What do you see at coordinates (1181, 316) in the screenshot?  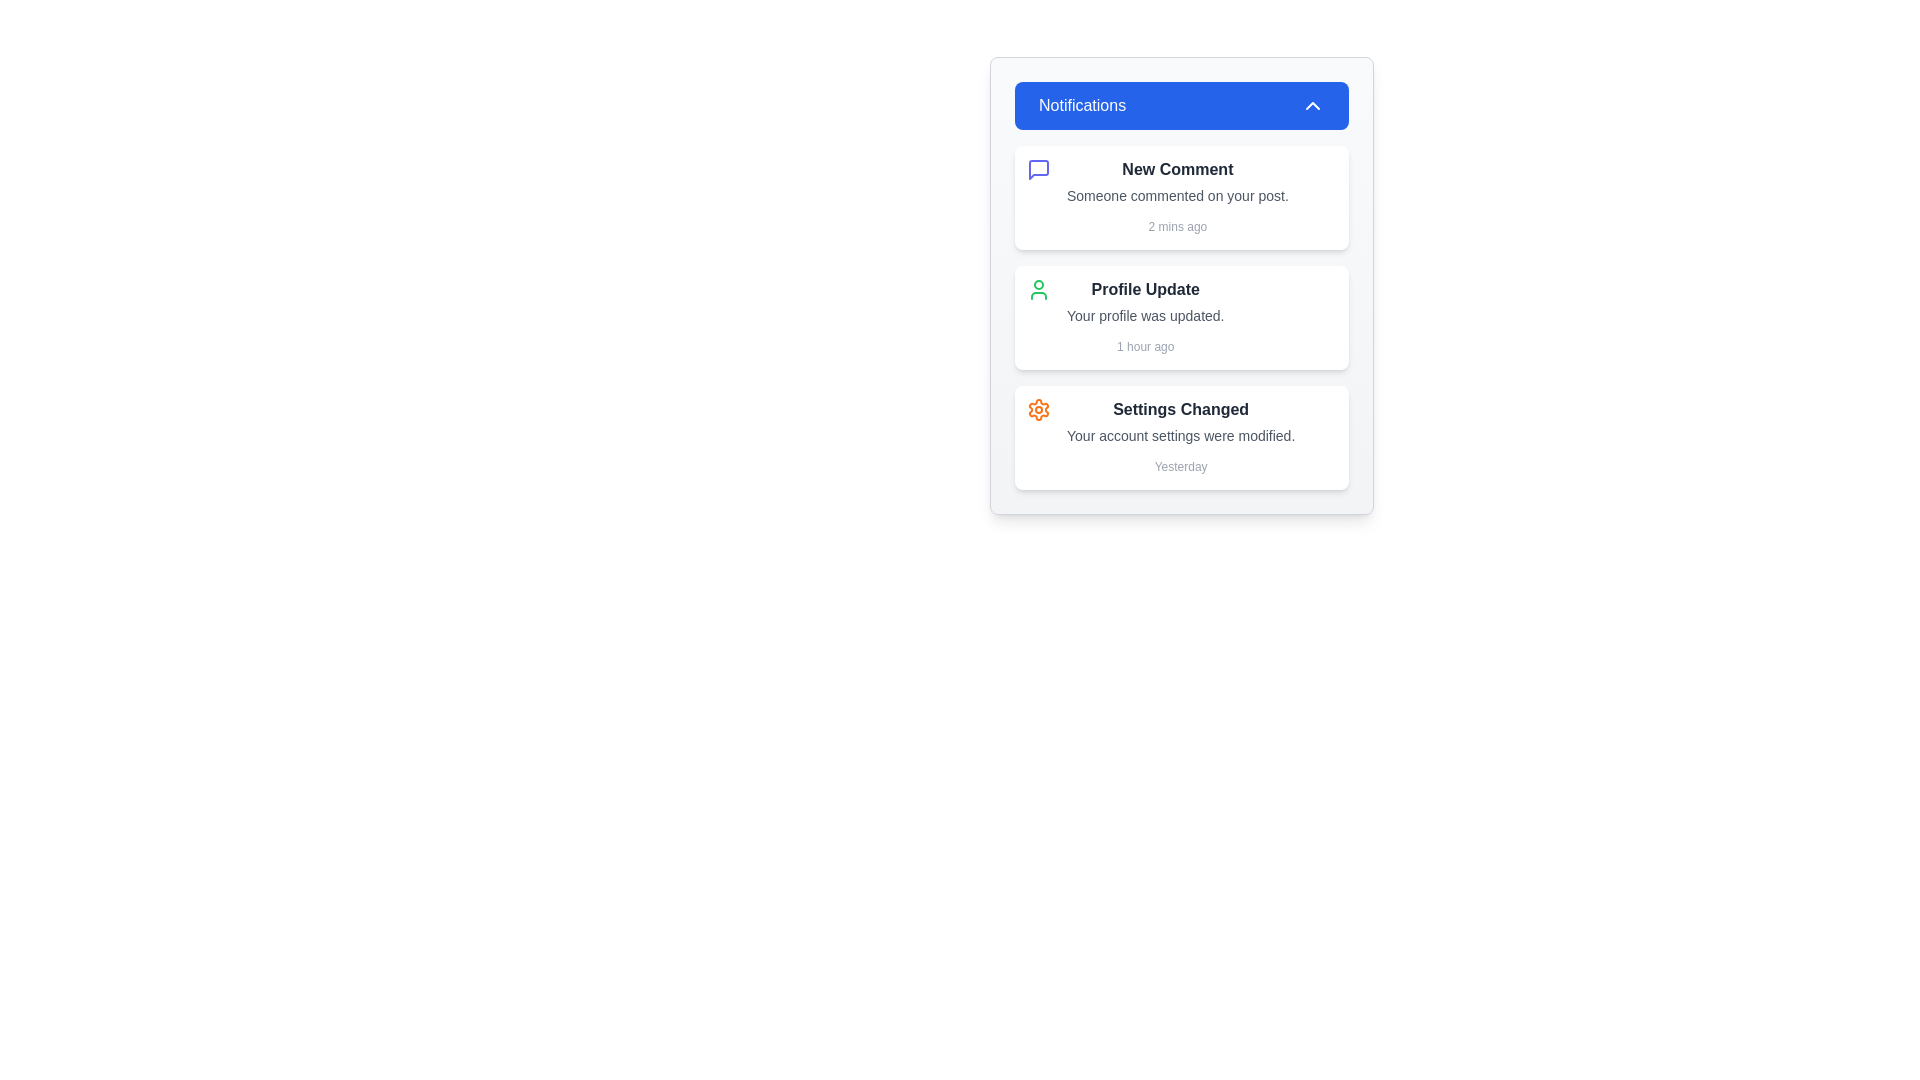 I see `the notification card that informs about a profile update, which is the second of three cards in the notification list` at bounding box center [1181, 316].